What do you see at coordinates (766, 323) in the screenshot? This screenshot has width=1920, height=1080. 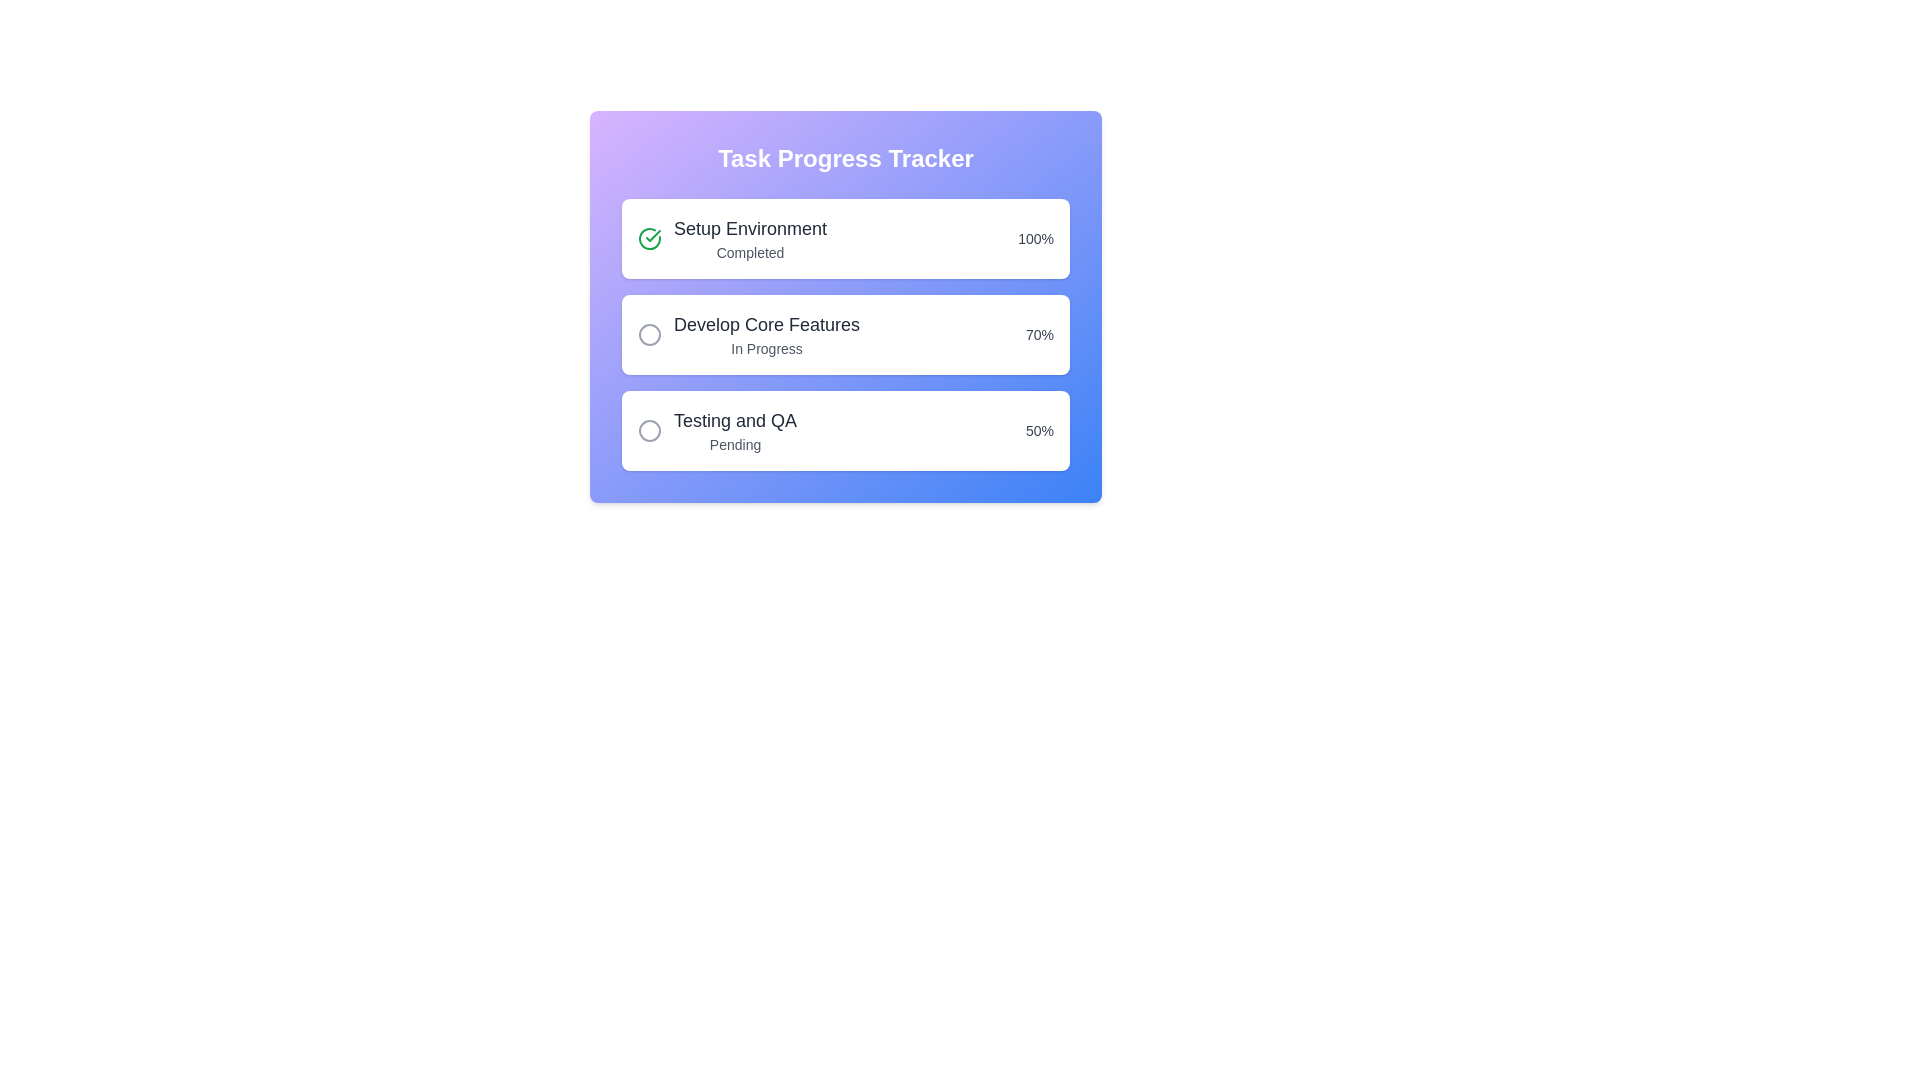 I see `text content of the title label located in the second card of the task progress tracker, positioned above the 'In Progress' text and to the right of the circular icon placeholder` at bounding box center [766, 323].